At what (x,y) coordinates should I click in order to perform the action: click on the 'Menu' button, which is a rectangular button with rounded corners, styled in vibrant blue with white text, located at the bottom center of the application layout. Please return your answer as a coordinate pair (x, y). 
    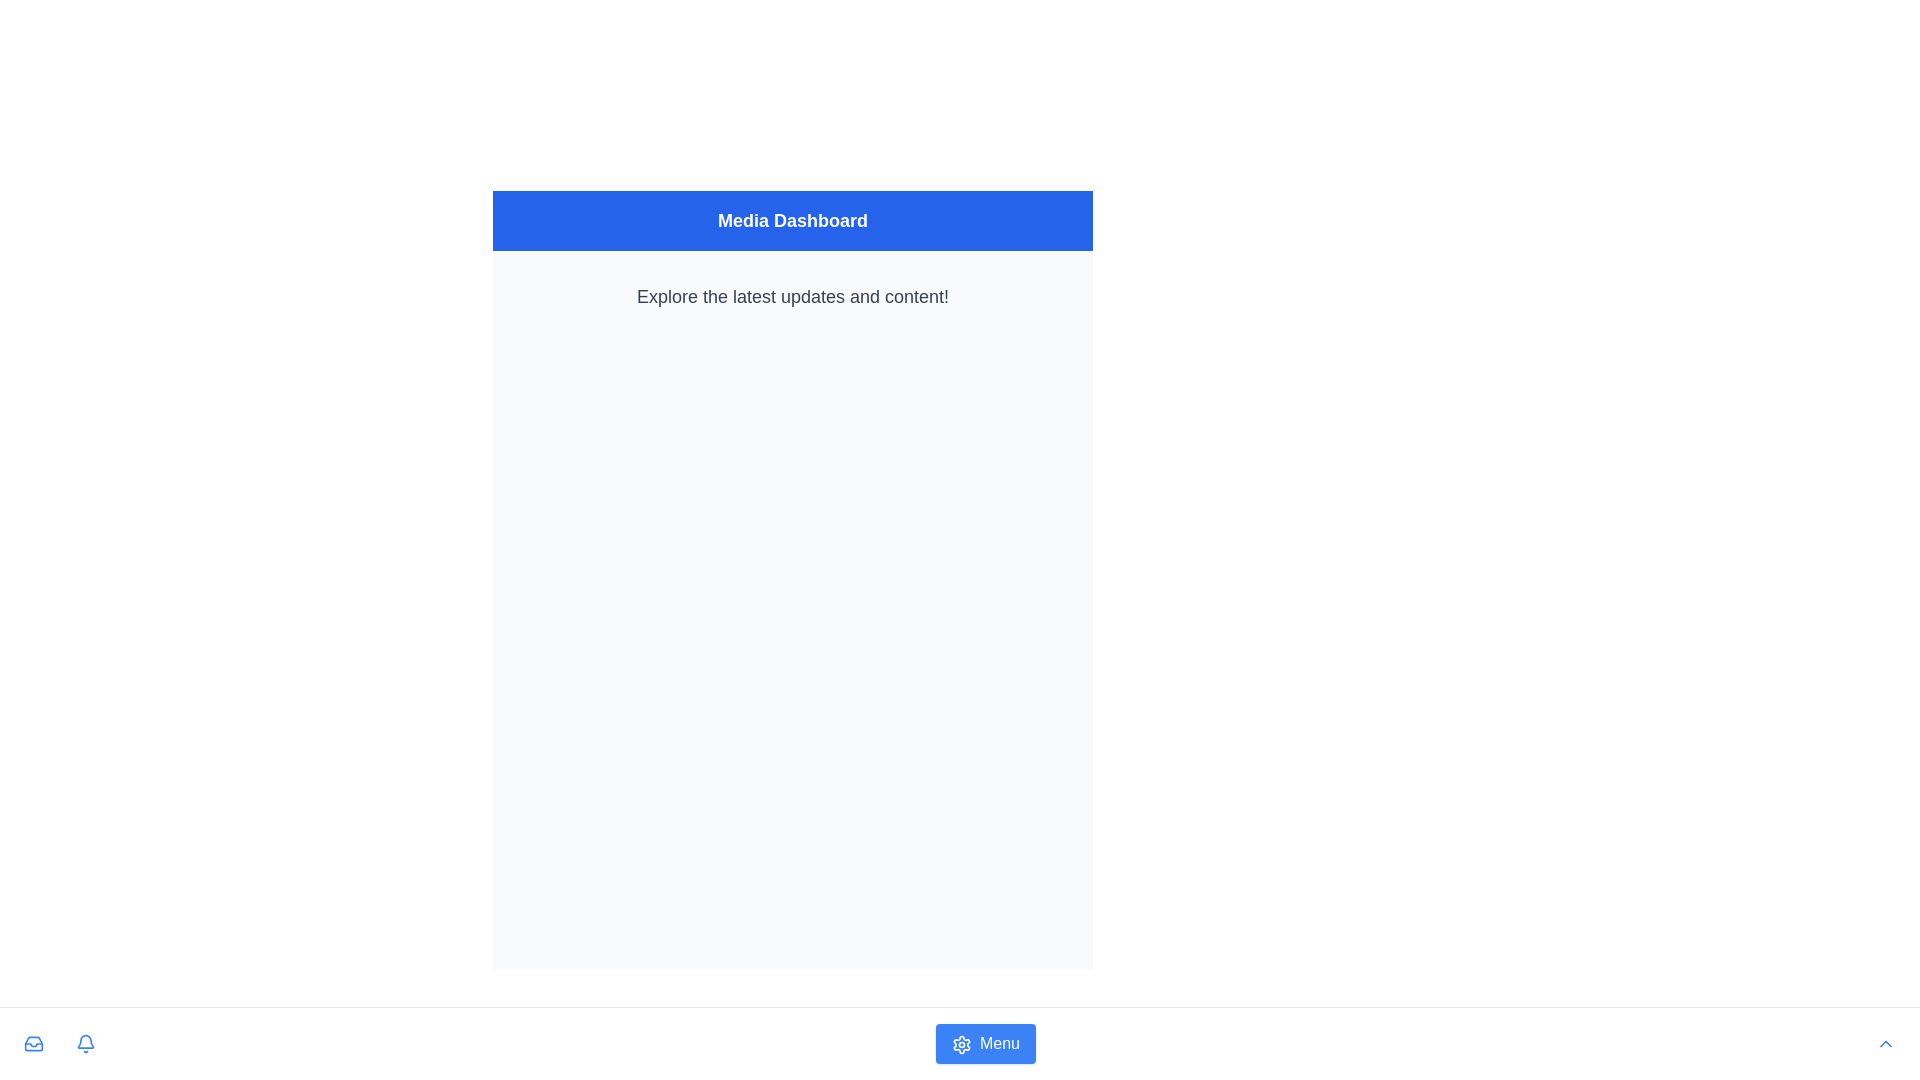
    Looking at the image, I should click on (985, 1043).